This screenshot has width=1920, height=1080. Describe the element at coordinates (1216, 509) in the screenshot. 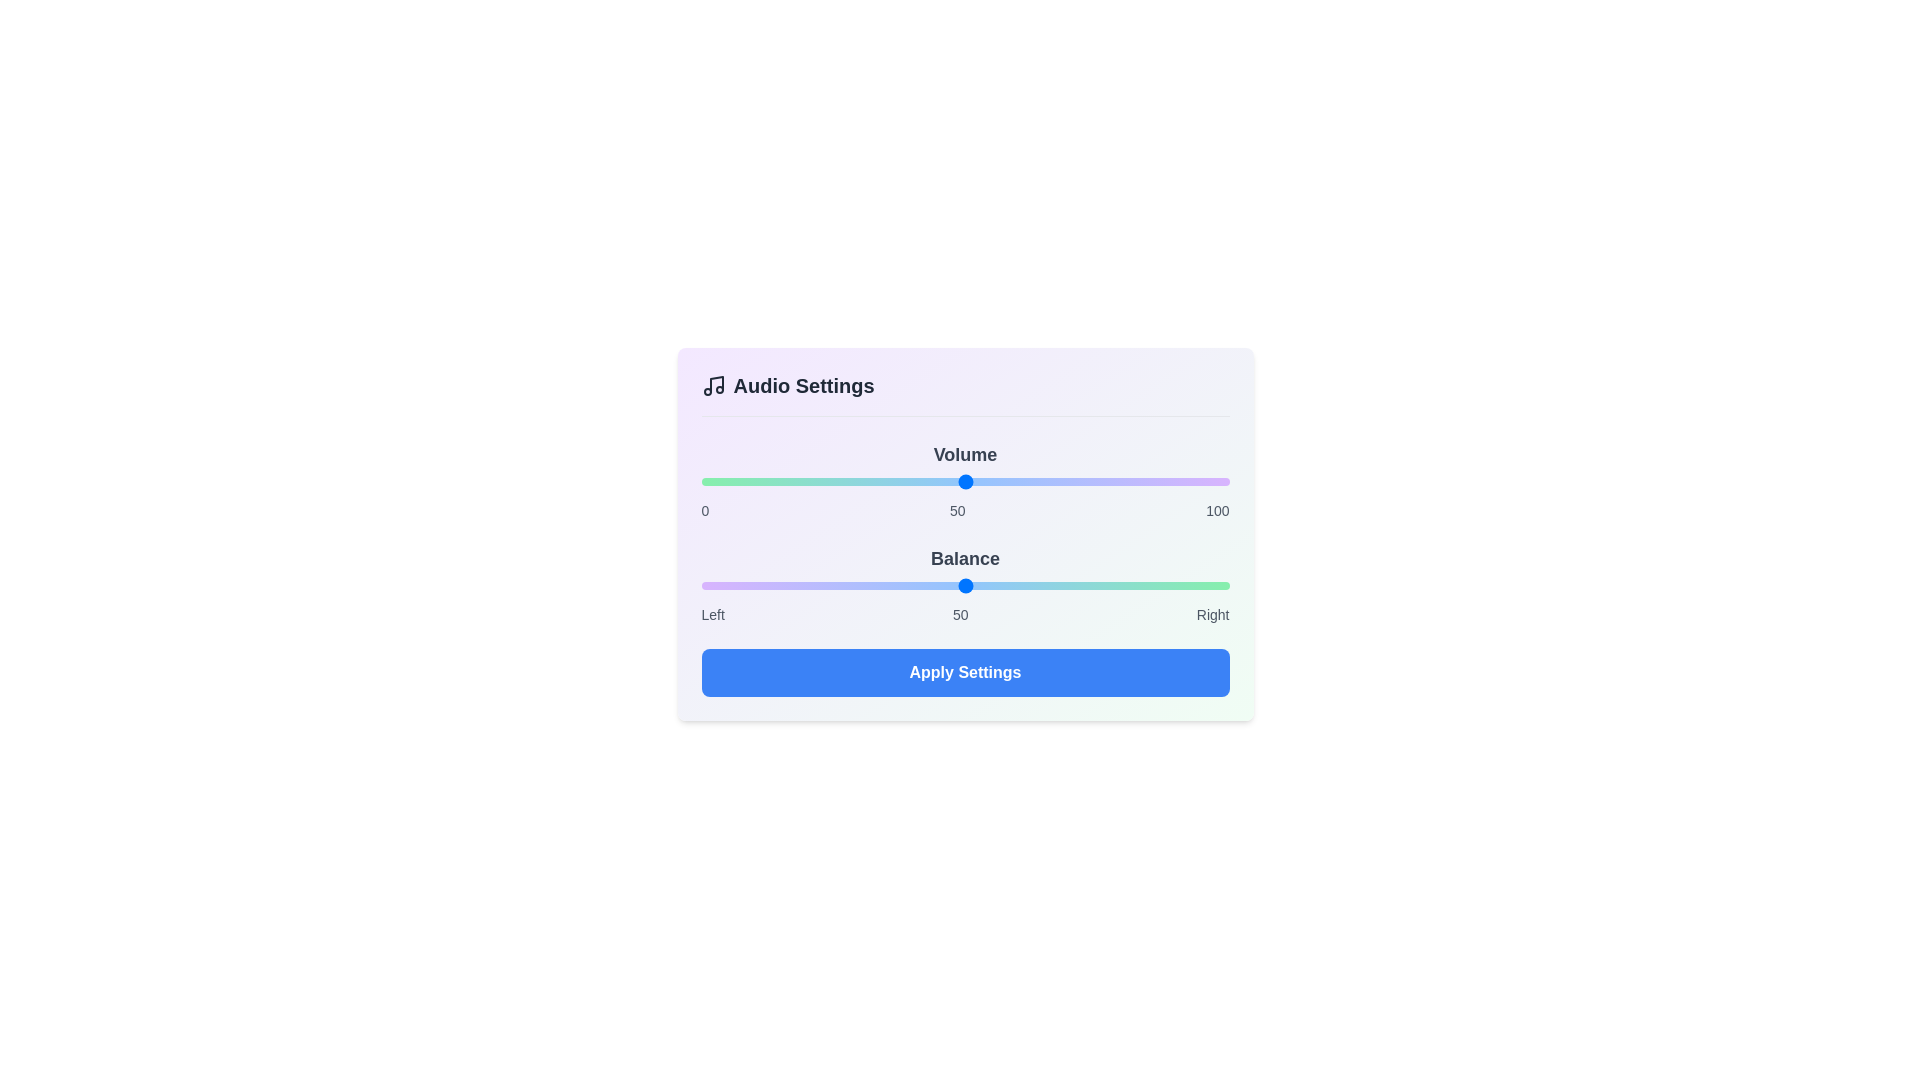

I see `the static text label displaying the number '100', which is styled in gray and positioned at the right end of the 'Volume' slider section` at that location.